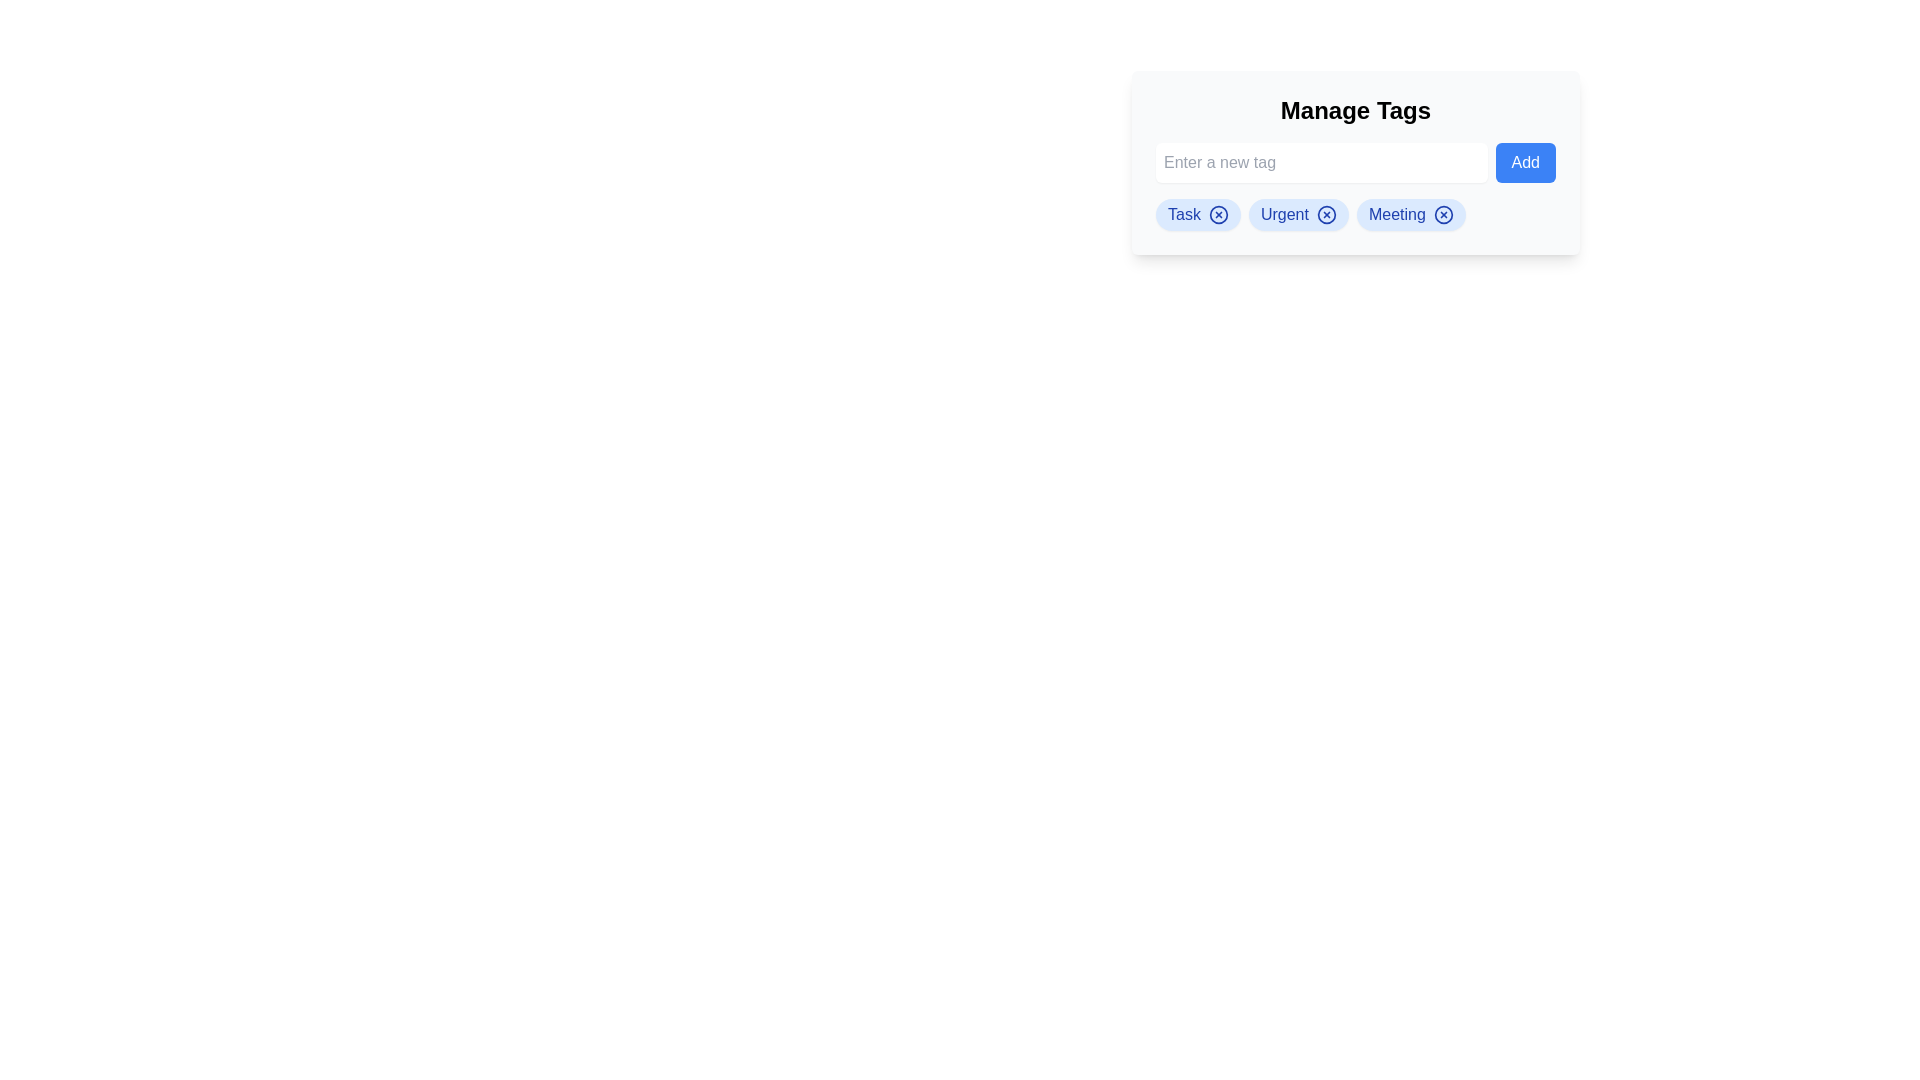  What do you see at coordinates (1410, 215) in the screenshot?
I see `the 'Meeting' tag, which has a blue background and a removable 'x' icon, to select or edit it` at bounding box center [1410, 215].